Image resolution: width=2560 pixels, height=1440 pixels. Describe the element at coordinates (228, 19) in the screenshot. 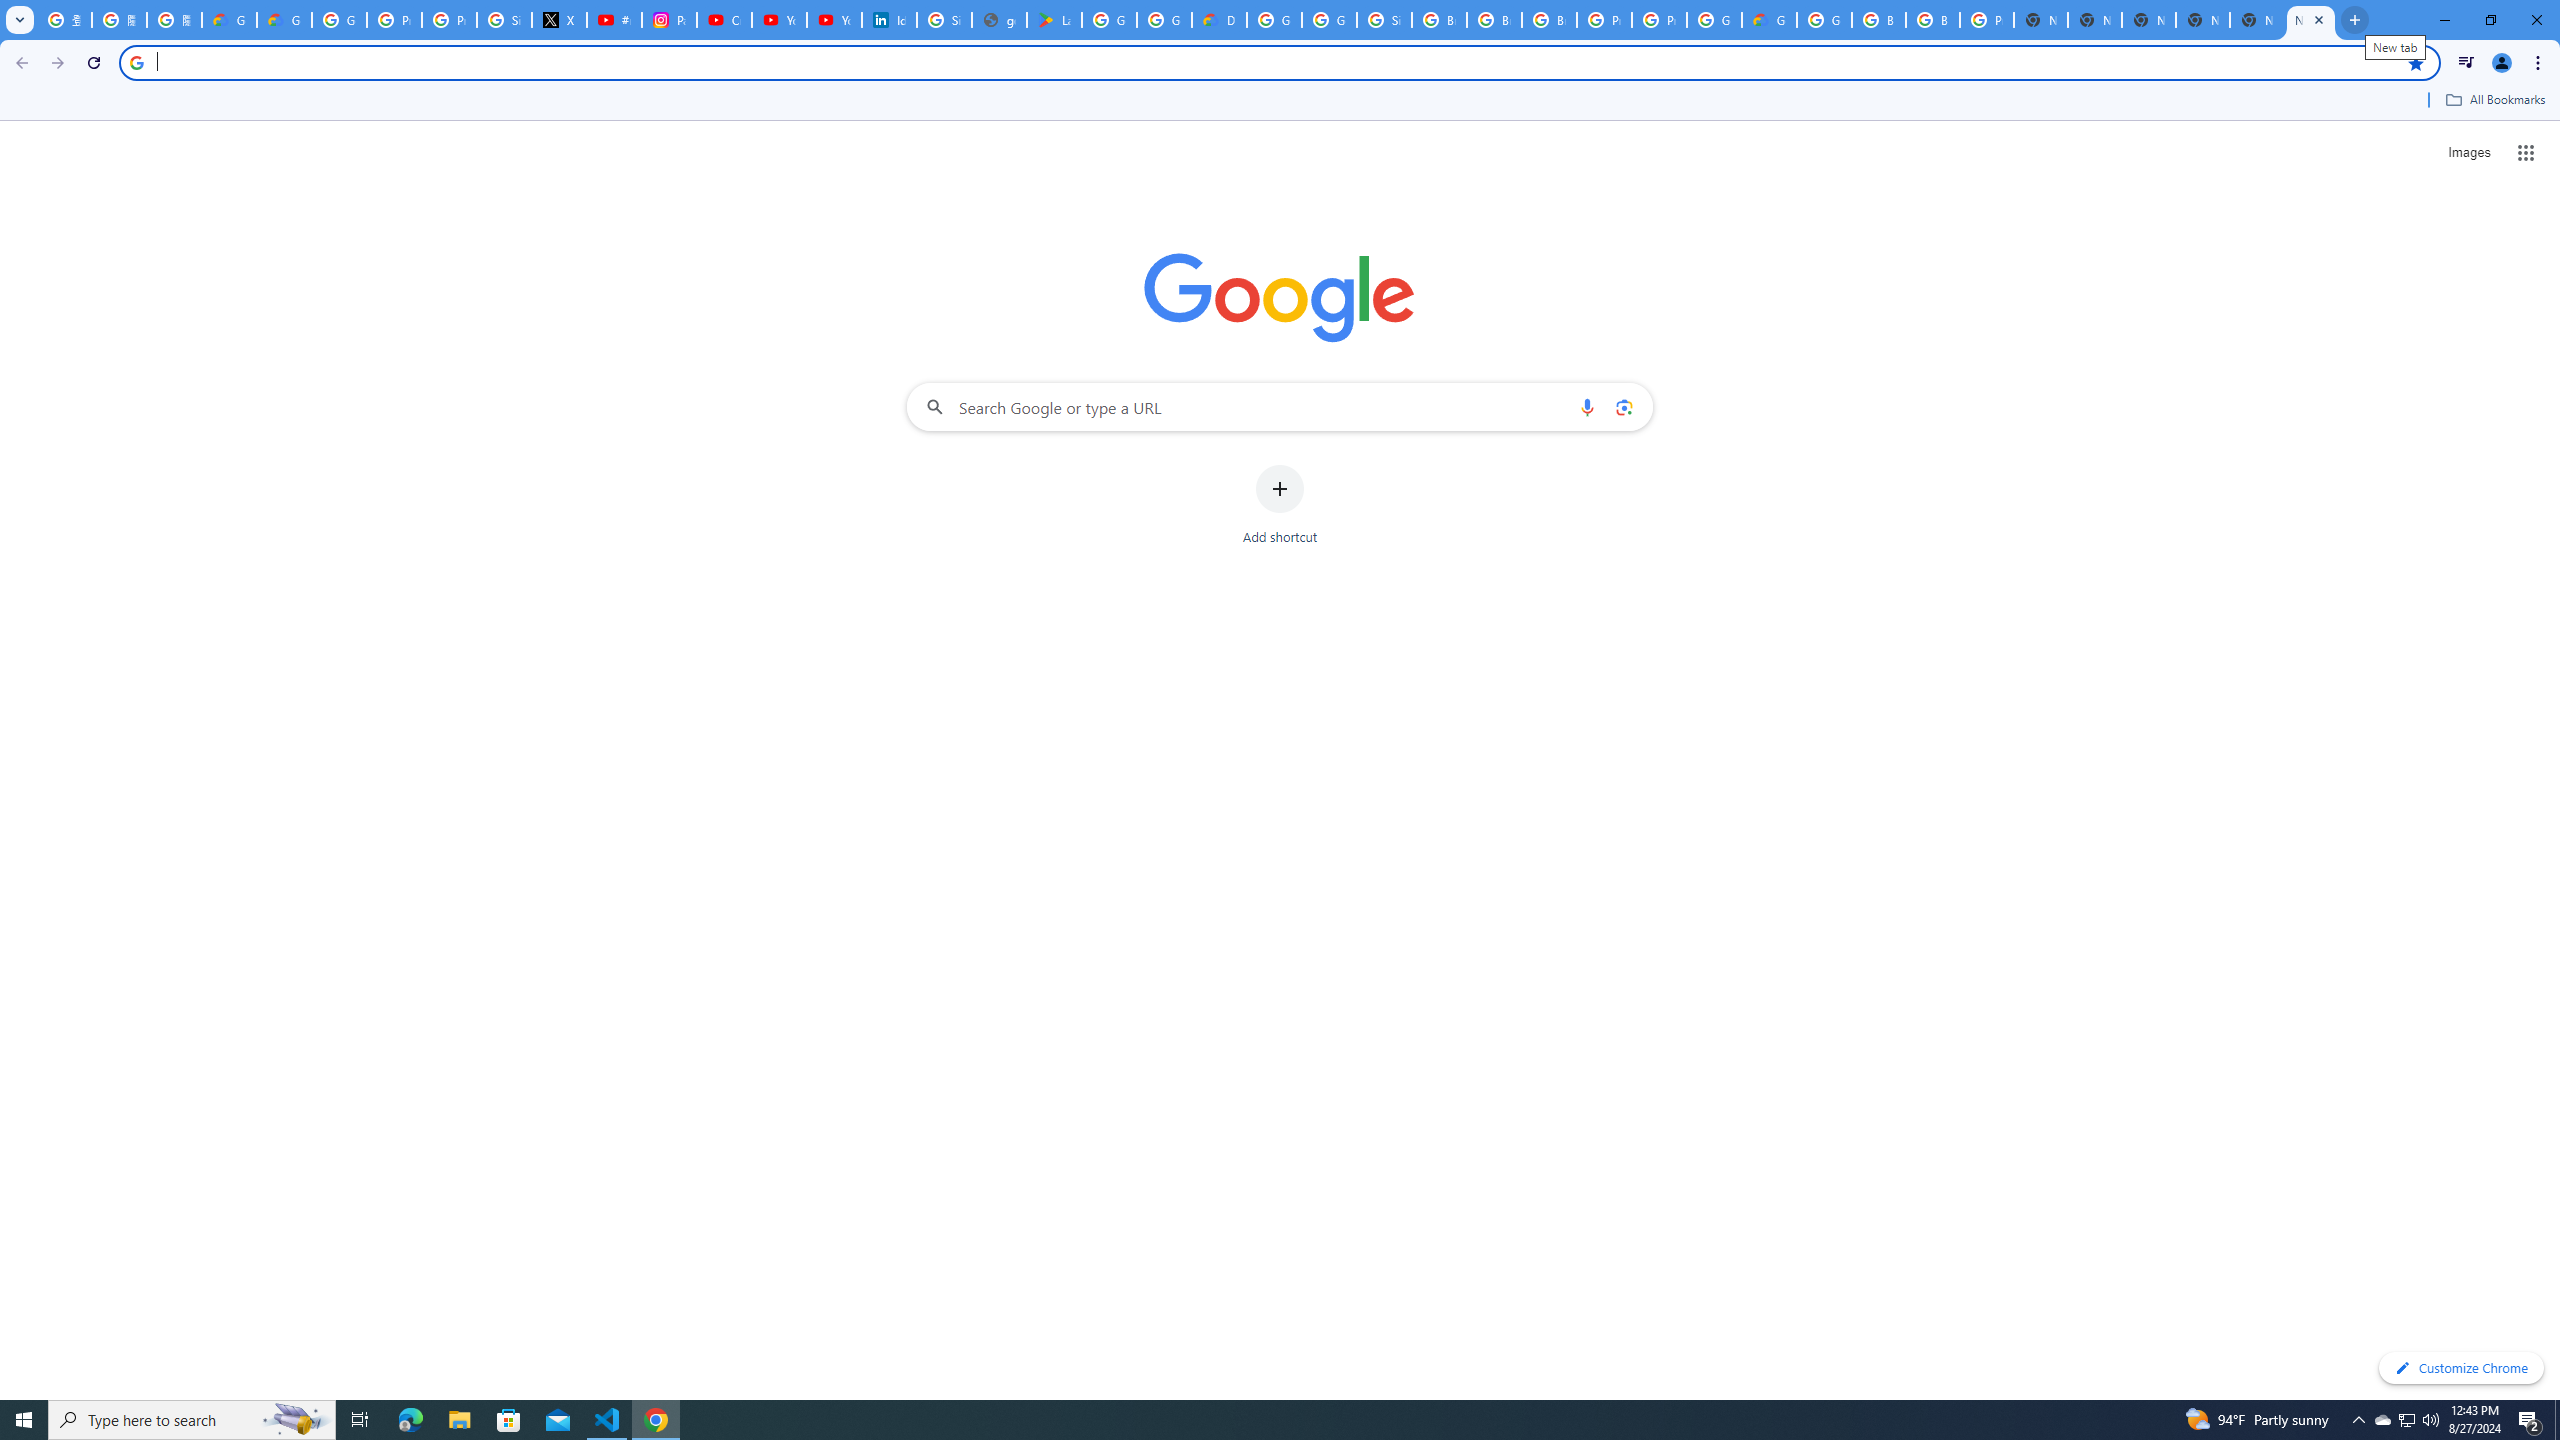

I see `'Google Cloud Privacy Notice'` at that location.